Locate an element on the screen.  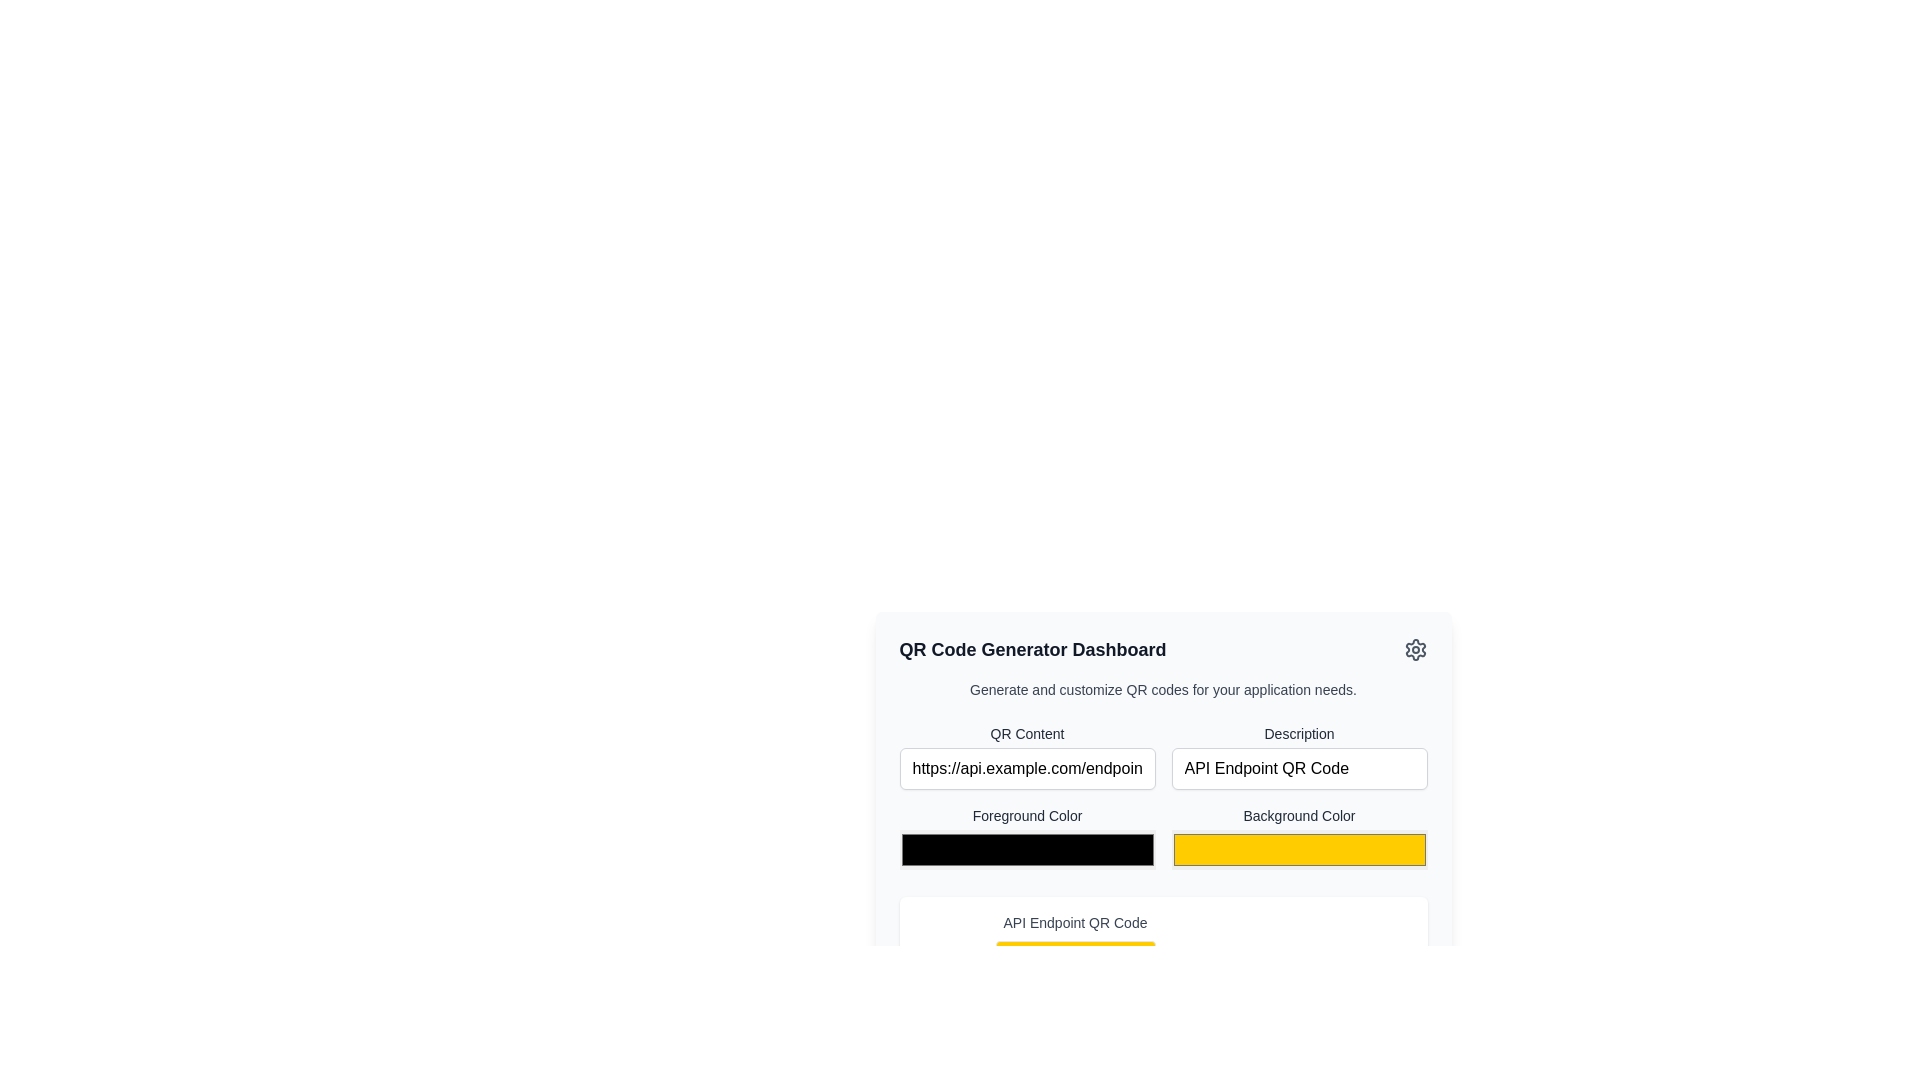
the cogwheel icon in the top-right corner of the QR Code Generator Dashboard is located at coordinates (1414, 650).